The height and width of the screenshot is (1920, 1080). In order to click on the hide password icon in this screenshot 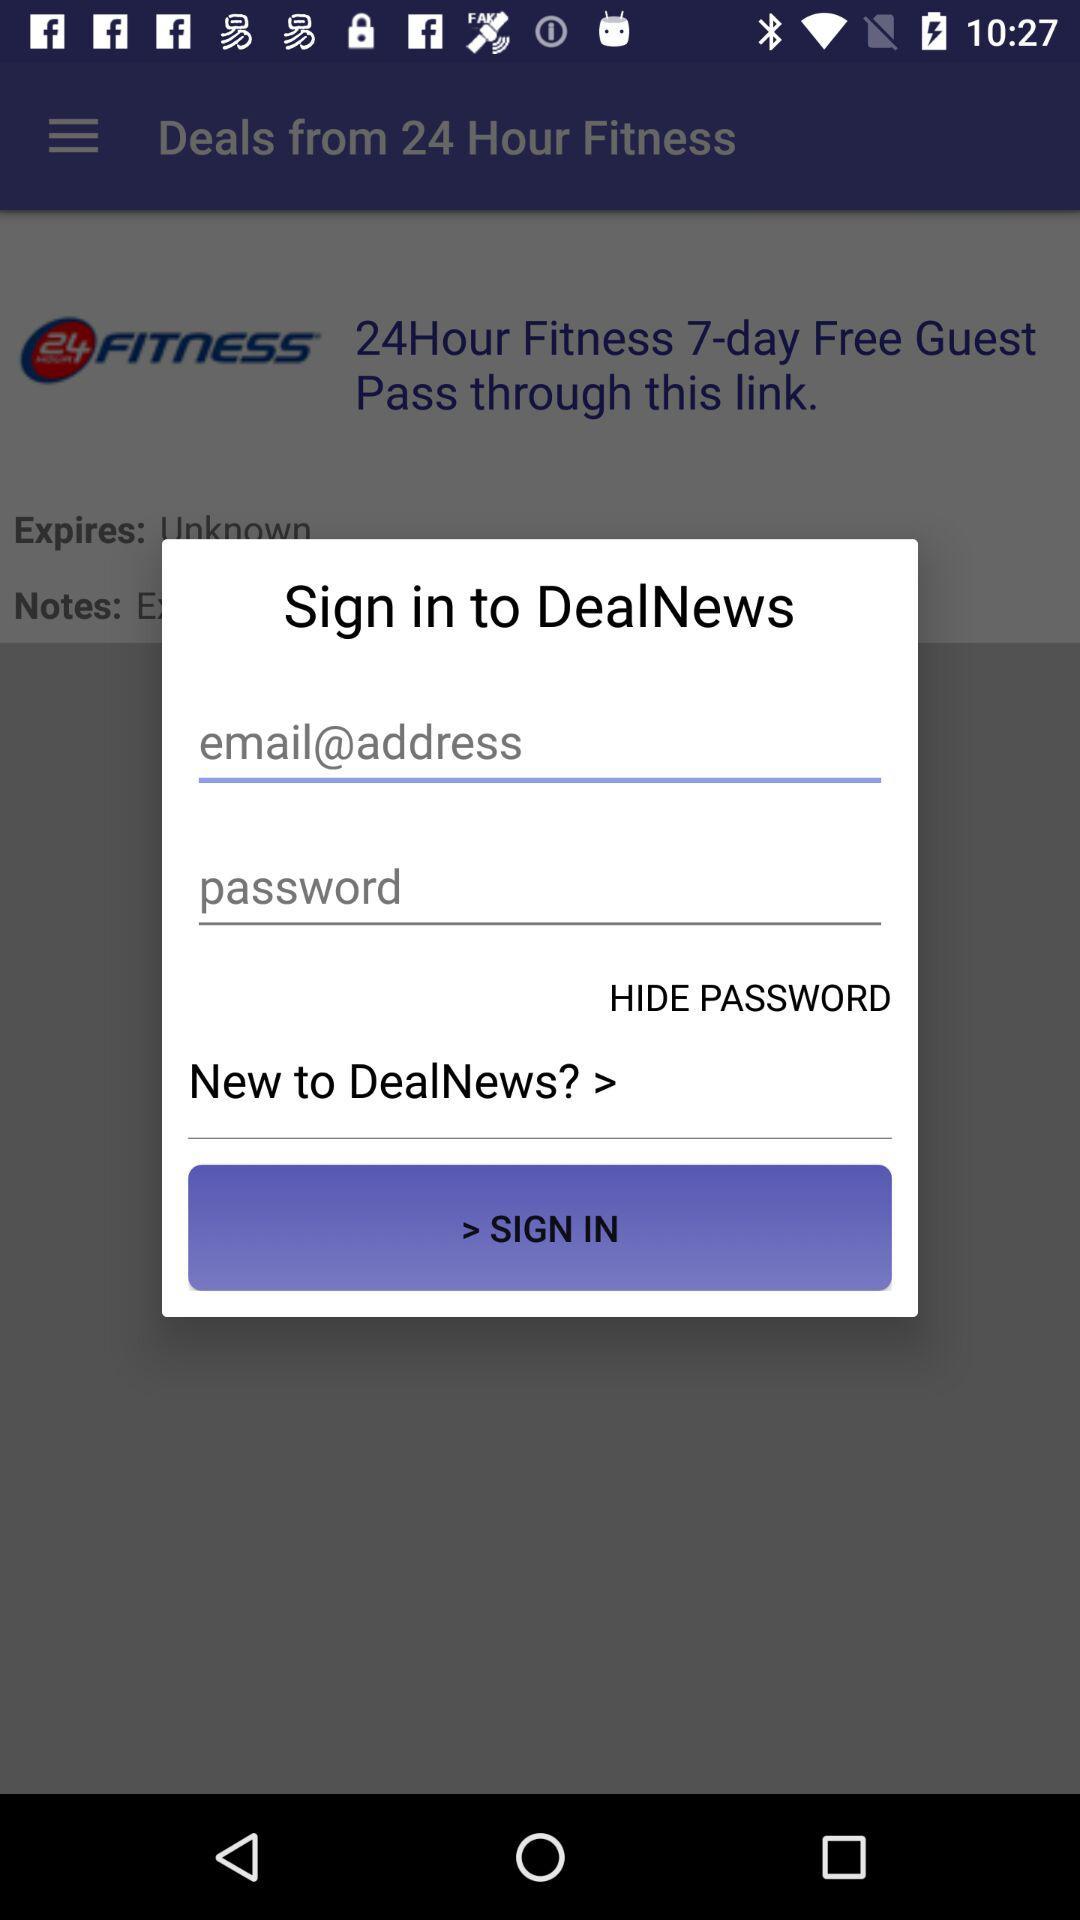, I will do `click(750, 996)`.